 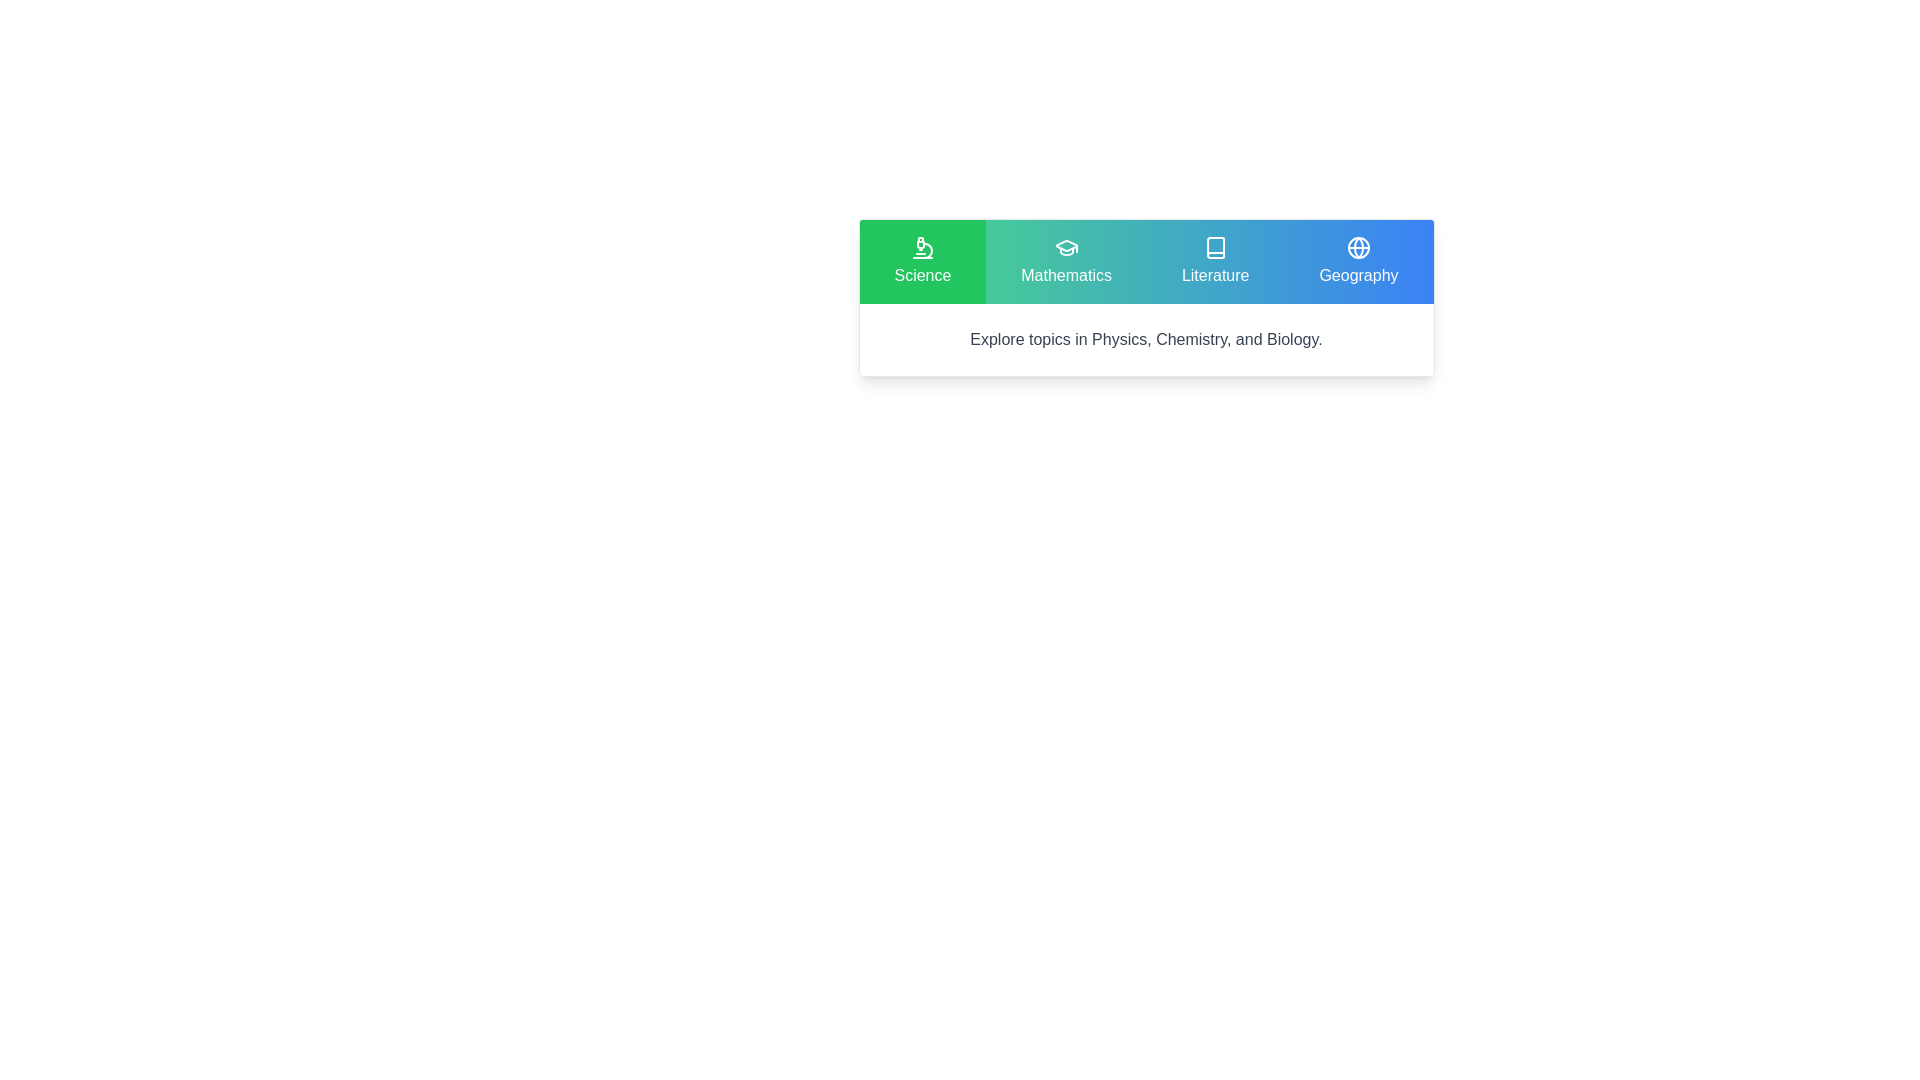 What do you see at coordinates (921, 246) in the screenshot?
I see `the microscope-shaped icon located in the green rectangular section labeled 'Science', which is visually centered within that section` at bounding box center [921, 246].